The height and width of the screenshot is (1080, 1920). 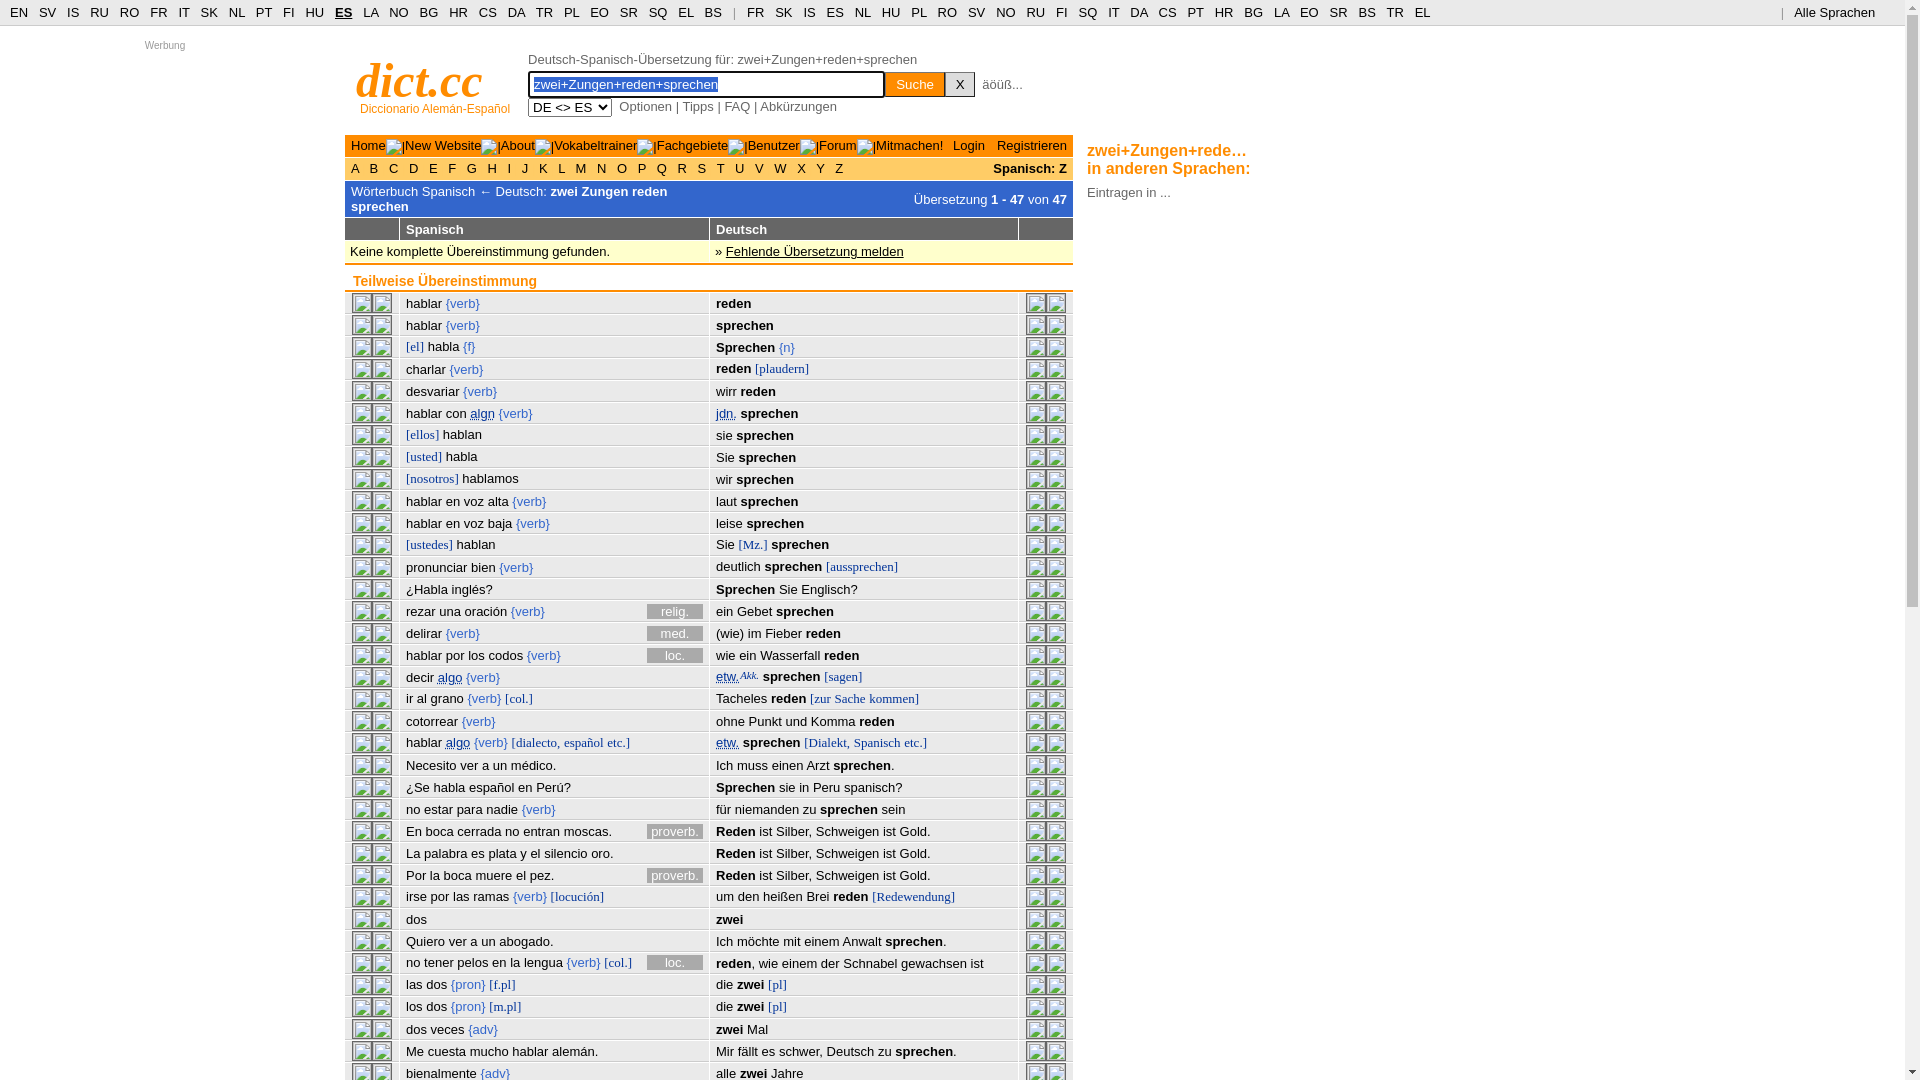 I want to click on 'etc.]', so click(x=914, y=742).